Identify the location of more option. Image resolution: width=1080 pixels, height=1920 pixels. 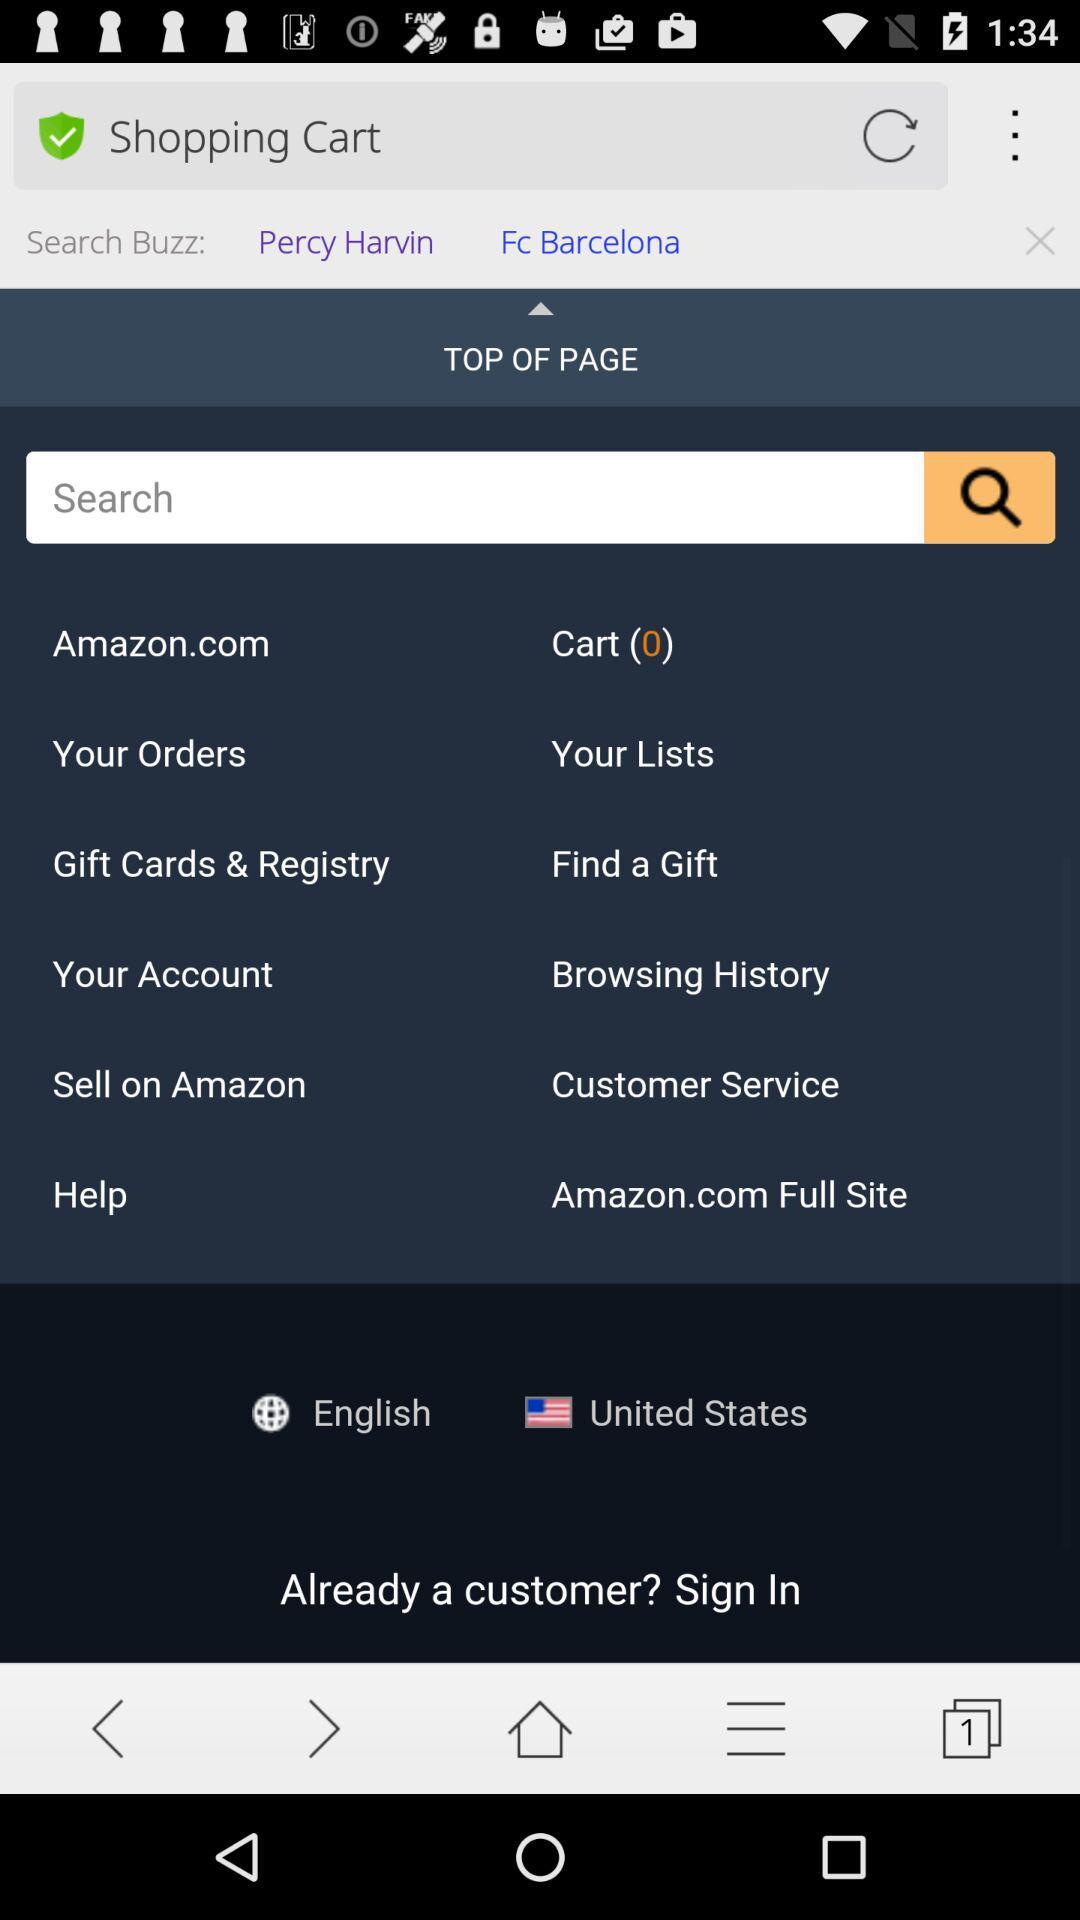
(756, 1727).